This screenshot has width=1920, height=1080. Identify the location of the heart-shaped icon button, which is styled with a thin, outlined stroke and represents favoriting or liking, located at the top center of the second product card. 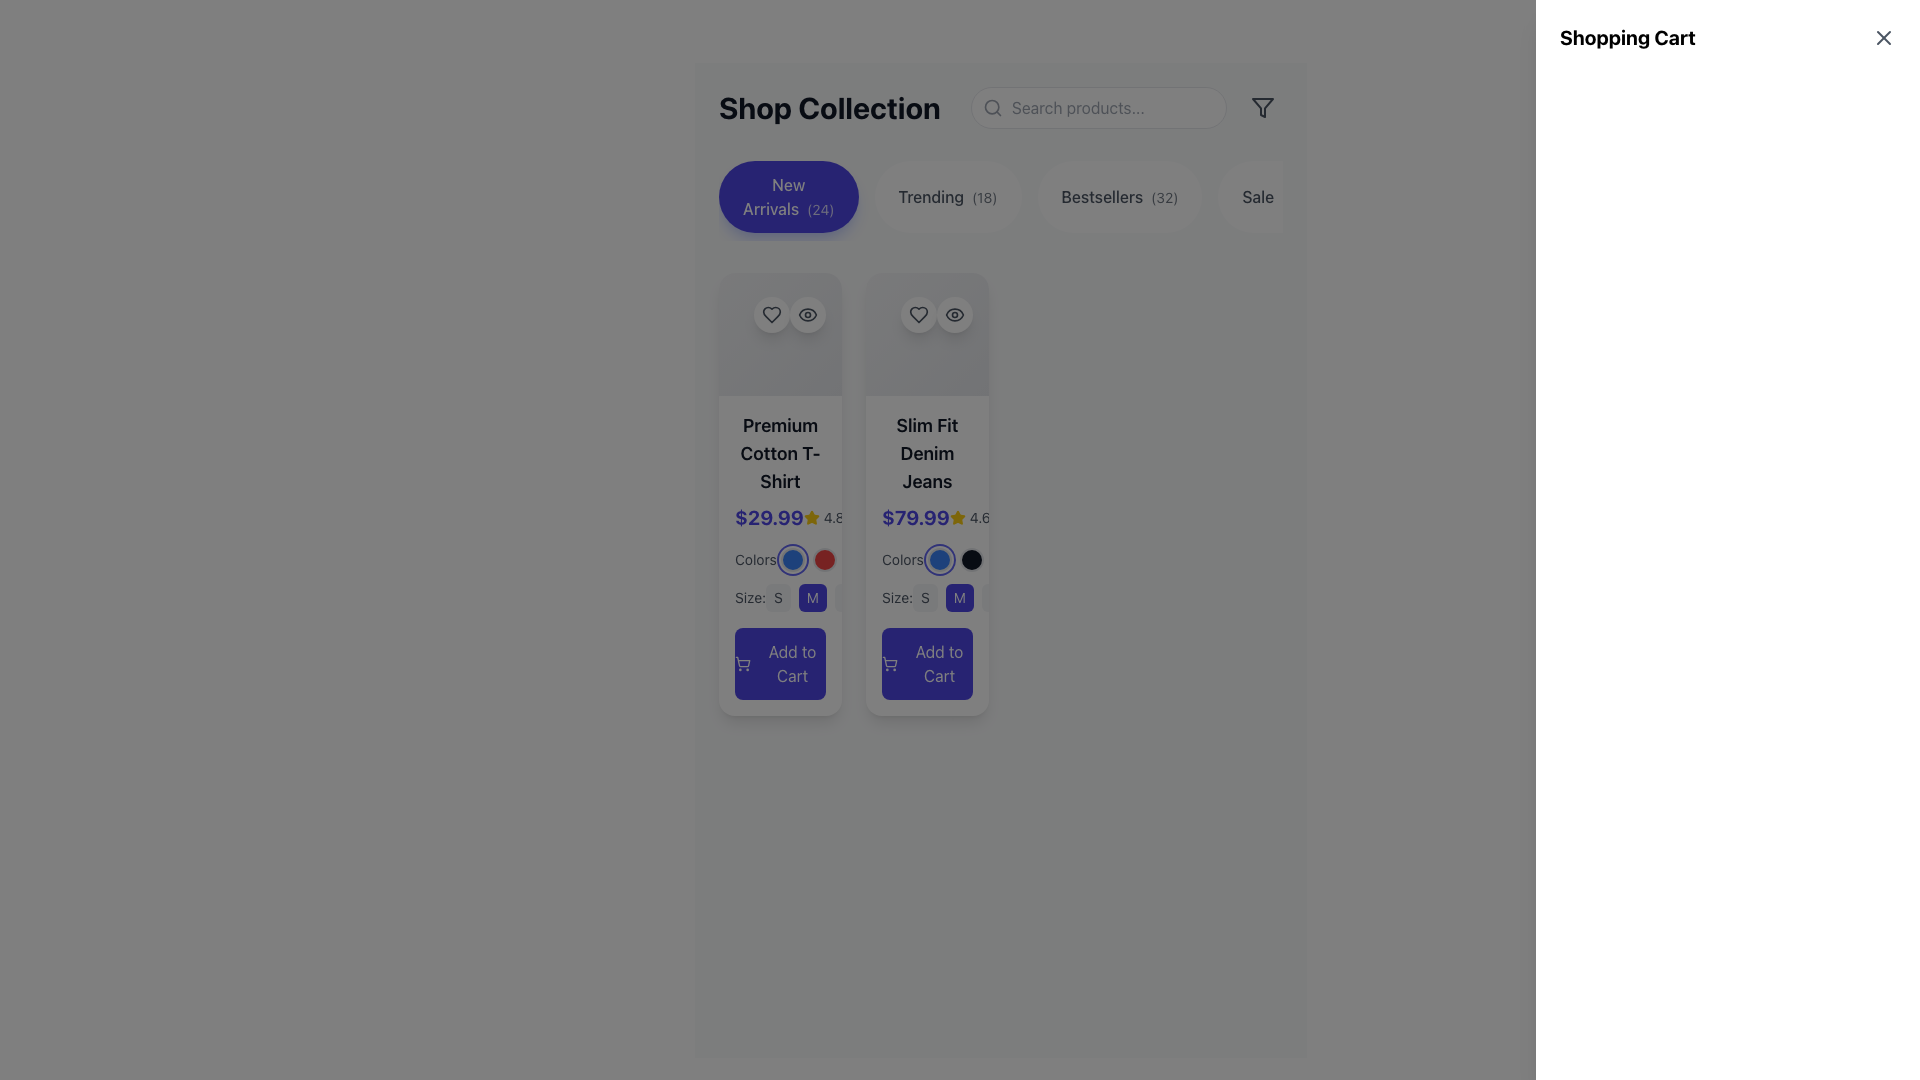
(917, 315).